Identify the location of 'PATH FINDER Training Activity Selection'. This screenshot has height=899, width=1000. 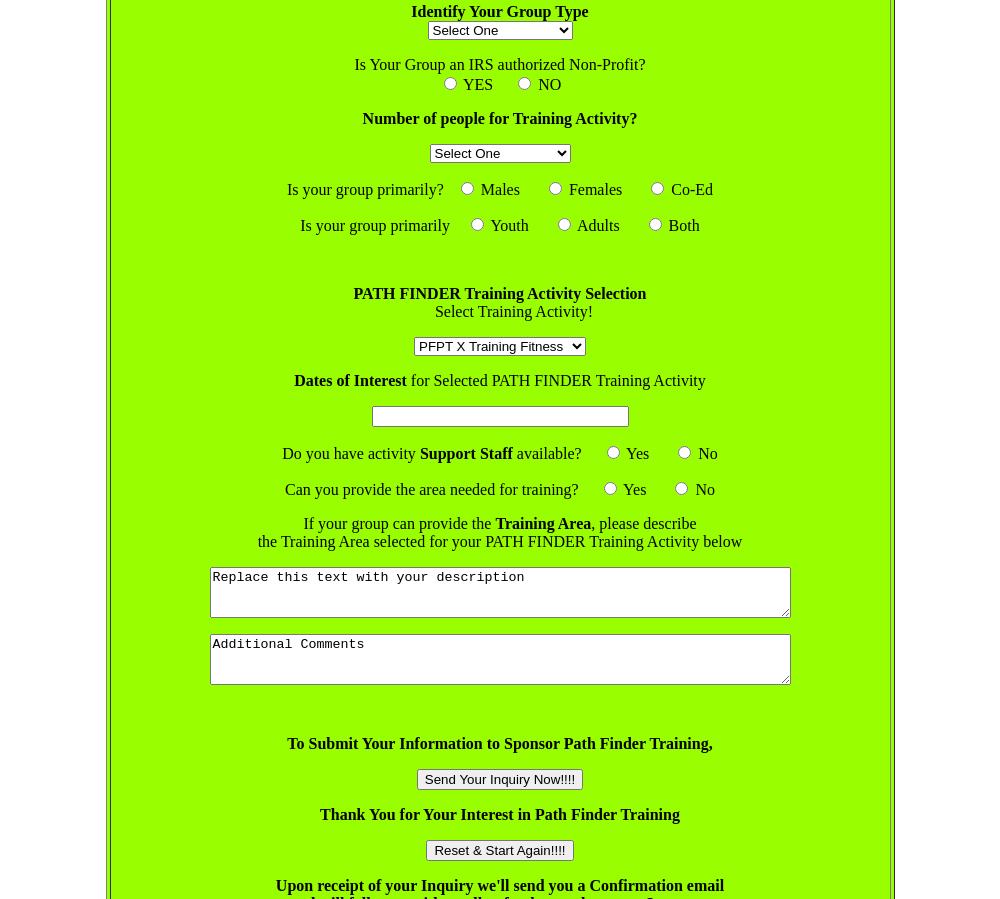
(498, 293).